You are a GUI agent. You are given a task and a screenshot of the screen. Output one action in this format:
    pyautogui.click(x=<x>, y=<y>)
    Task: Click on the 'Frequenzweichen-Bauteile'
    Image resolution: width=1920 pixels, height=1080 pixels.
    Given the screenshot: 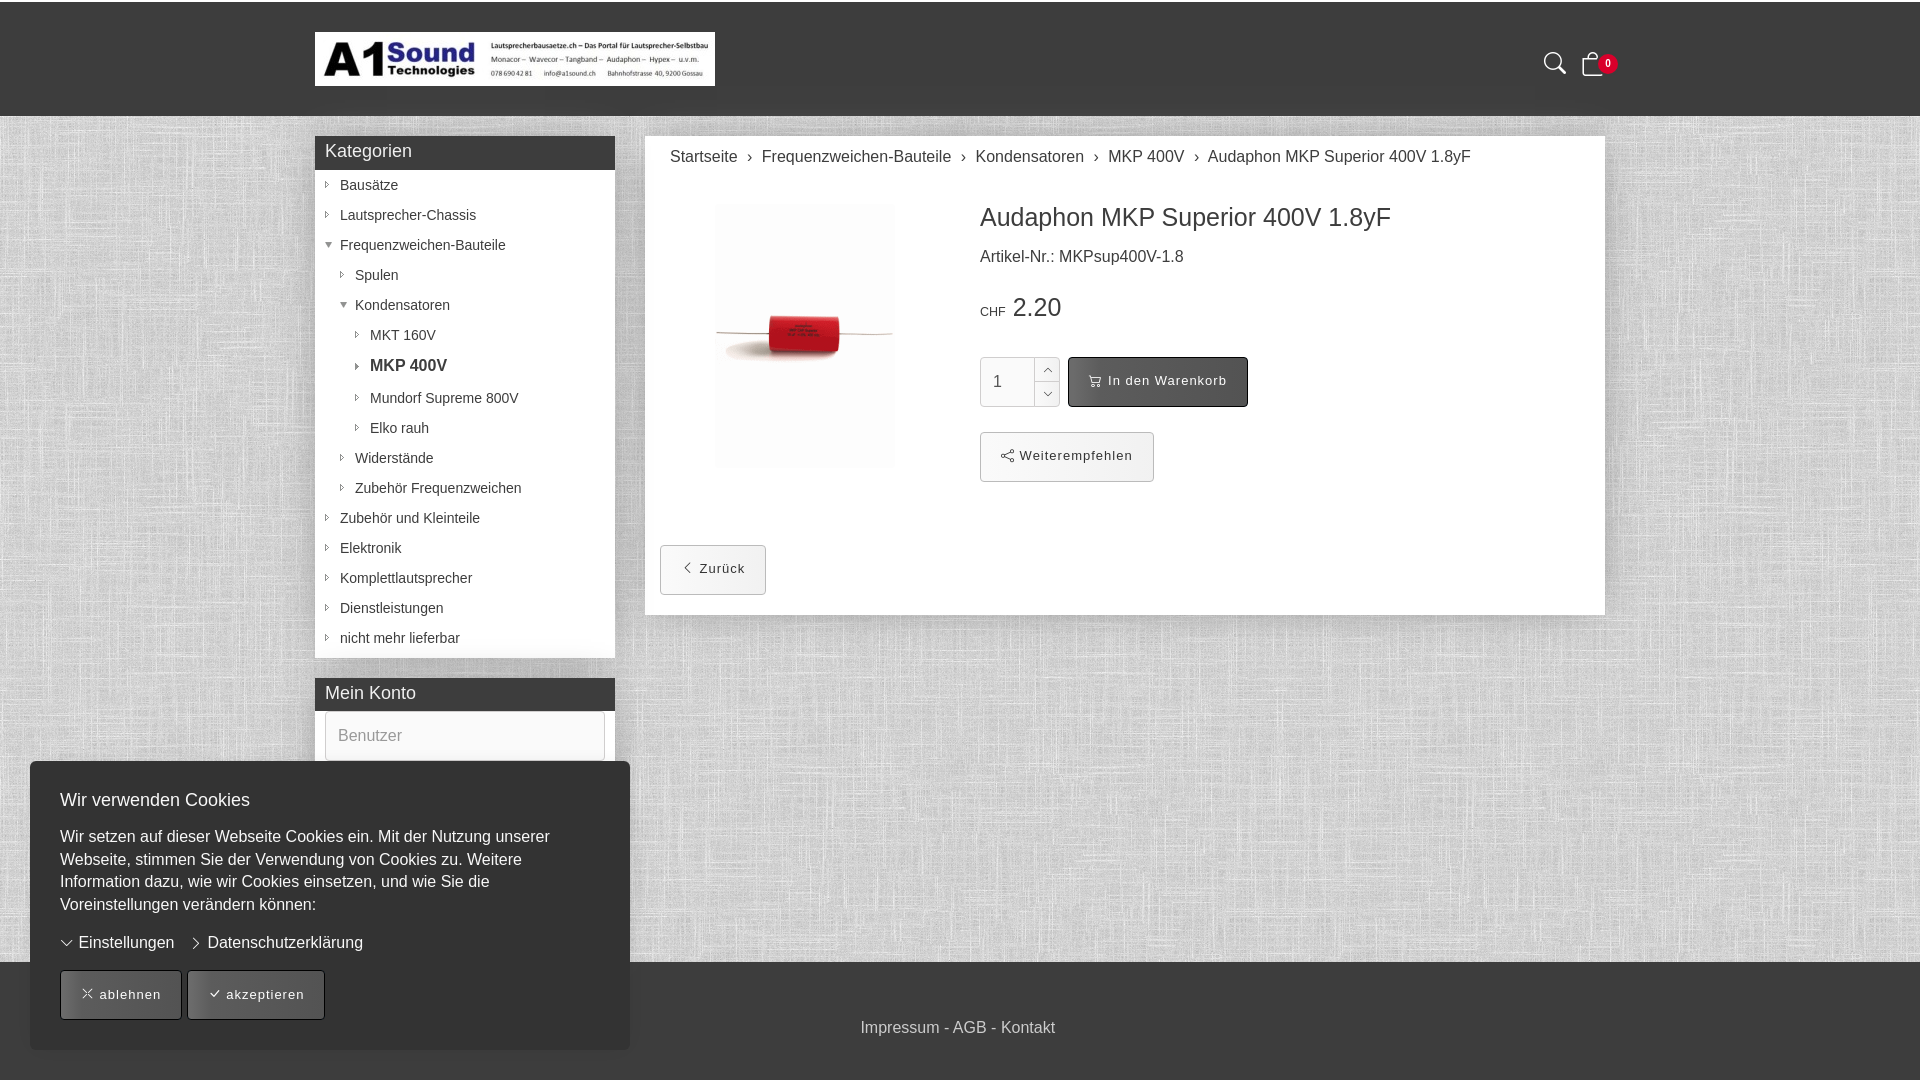 What is the action you would take?
    pyautogui.click(x=856, y=155)
    